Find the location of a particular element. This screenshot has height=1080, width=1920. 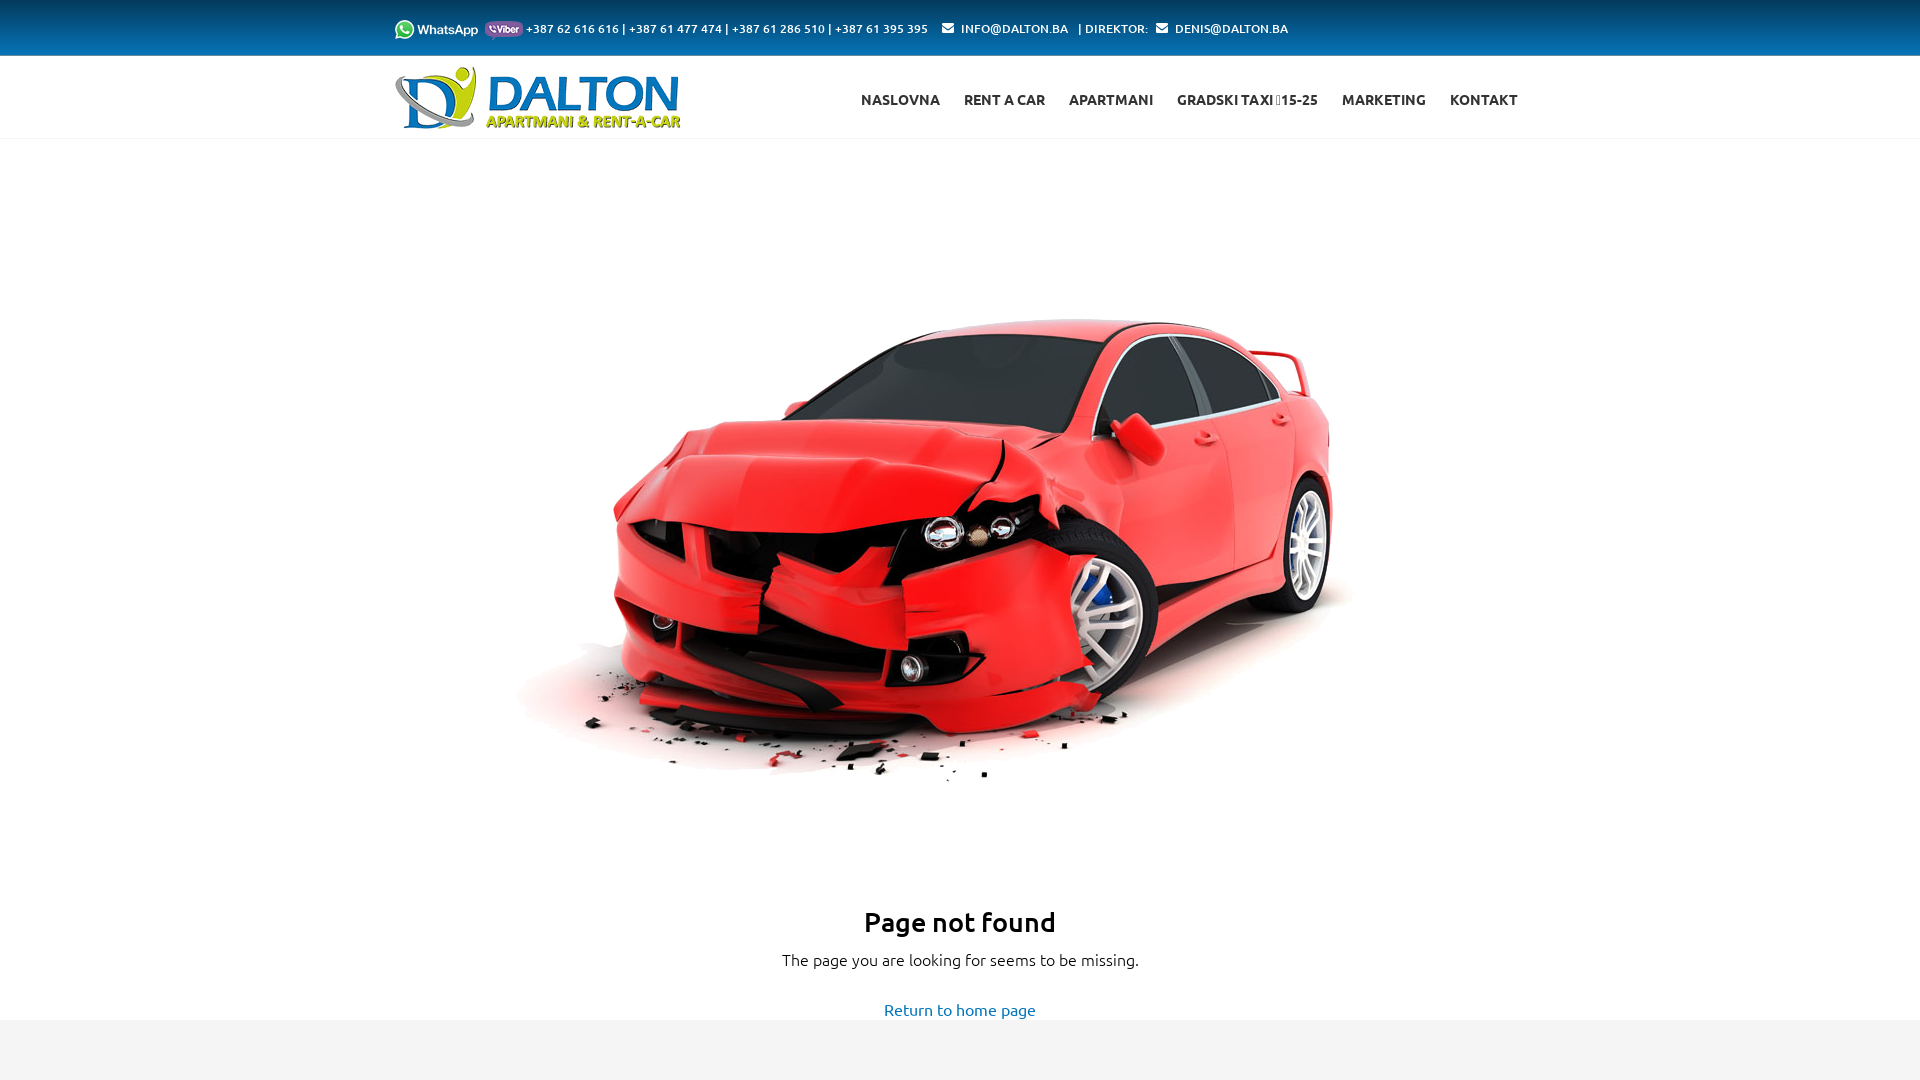

'+387 62 616 616' is located at coordinates (571, 28).